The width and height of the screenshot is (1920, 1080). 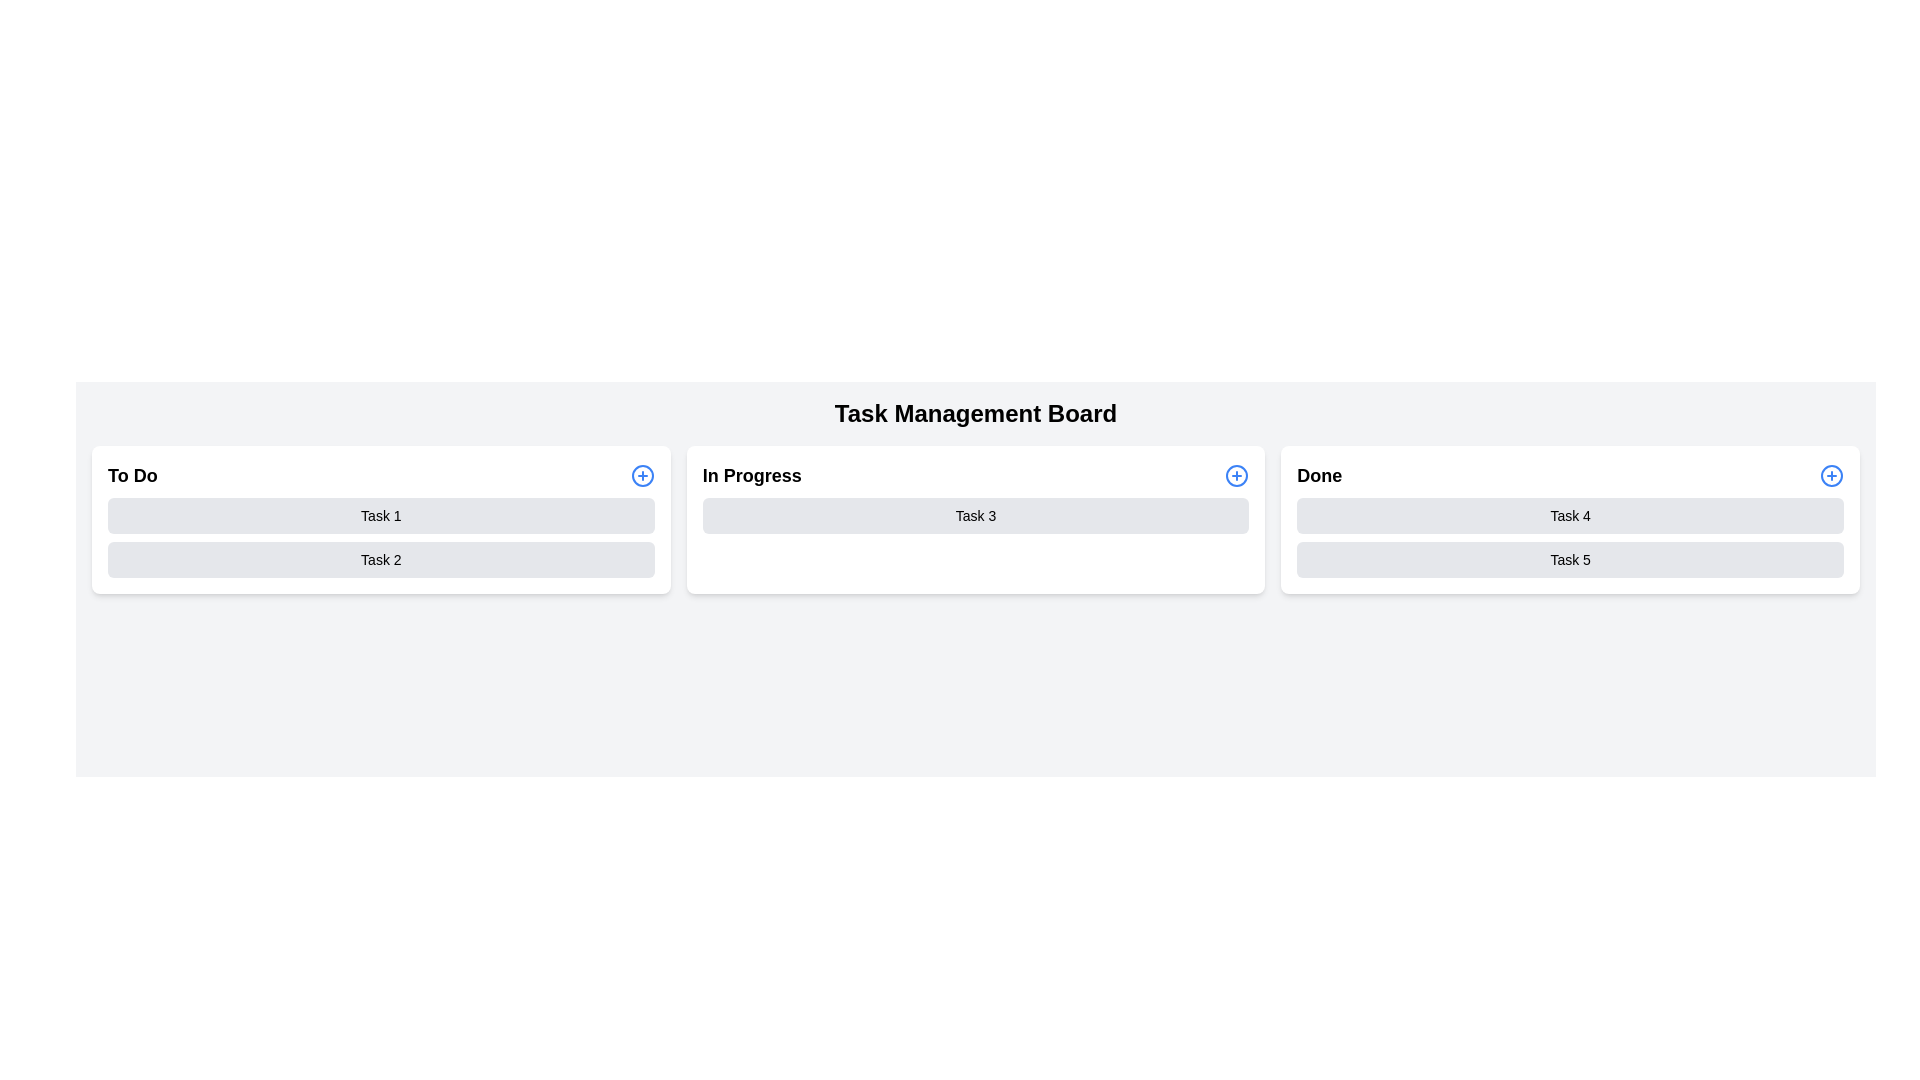 I want to click on the circular SVG shape with a blue outline located in the top-right corner of the 'In Progress' column's card on the task management board, so click(x=1236, y=475).